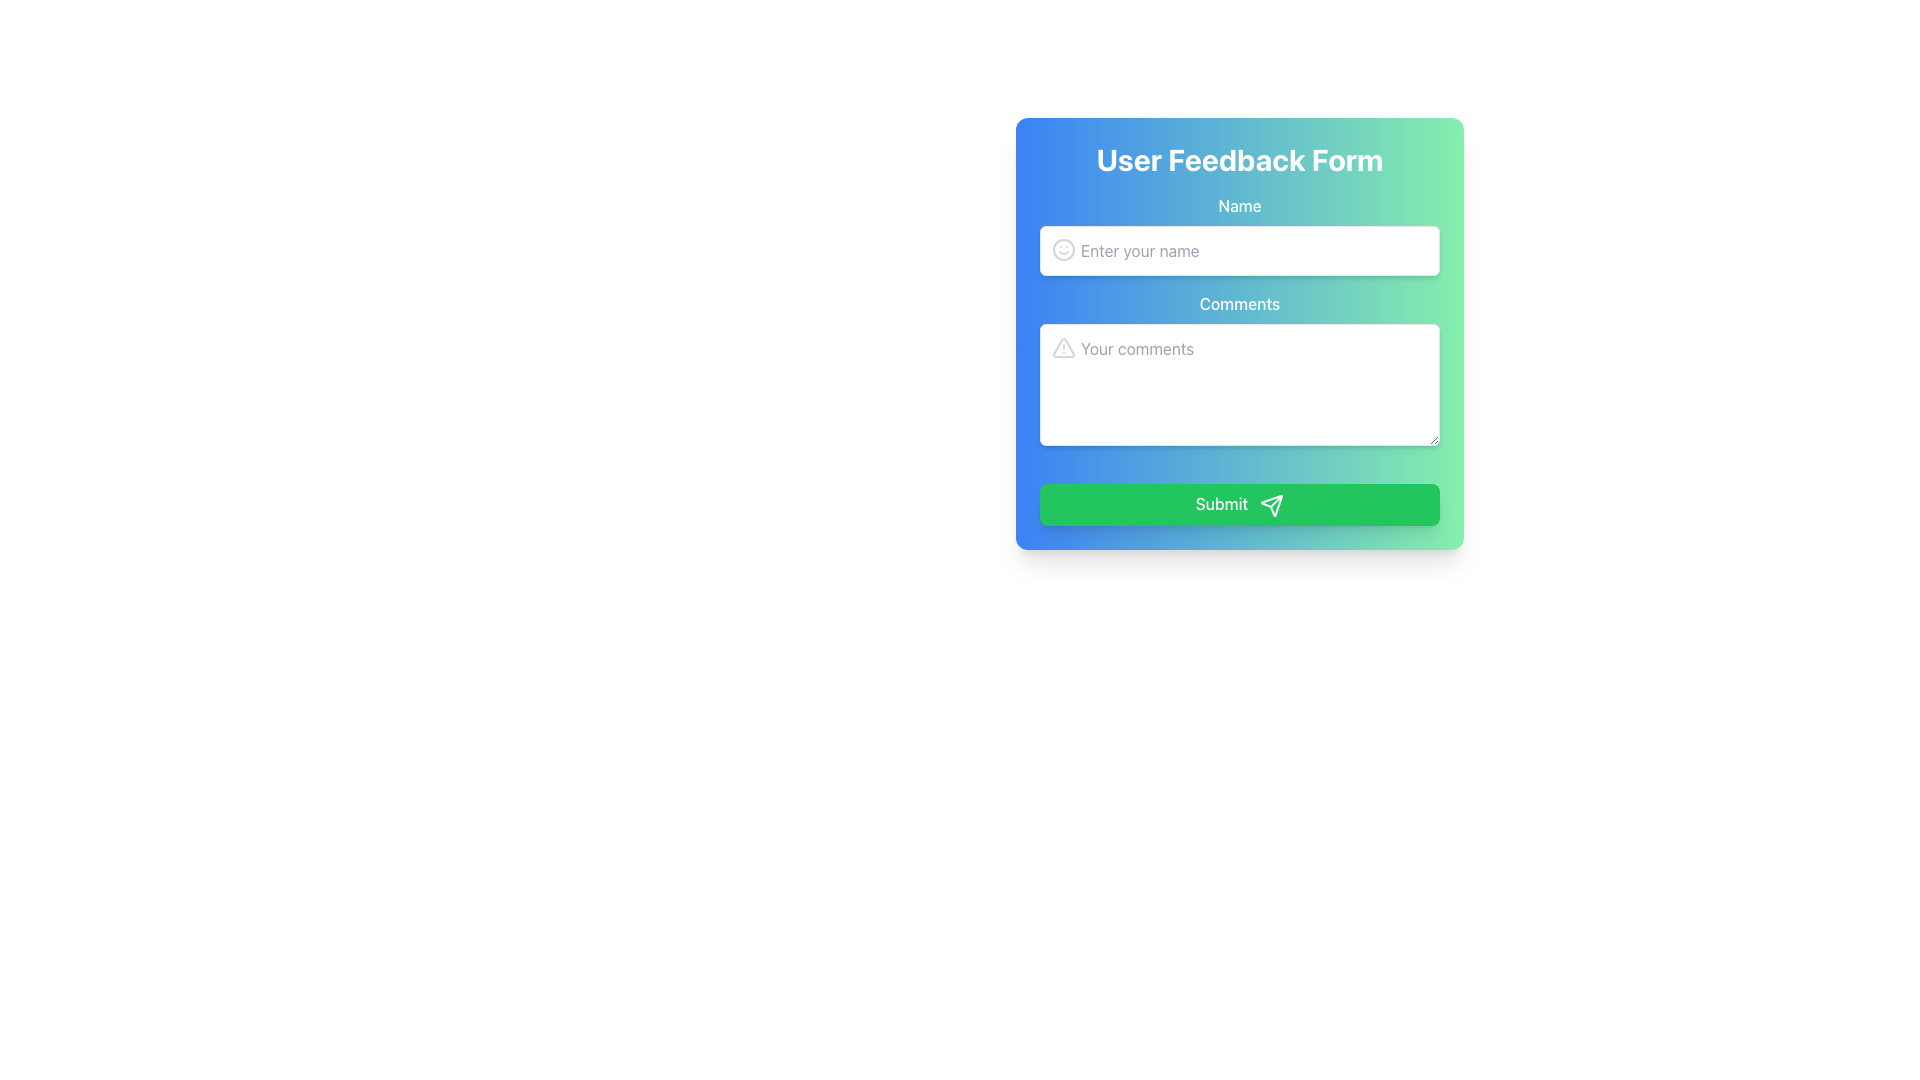 This screenshot has width=1920, height=1080. What do you see at coordinates (1238, 495) in the screenshot?
I see `the green rectangular 'Submit' button located at the bottom of the form for visual feedback` at bounding box center [1238, 495].